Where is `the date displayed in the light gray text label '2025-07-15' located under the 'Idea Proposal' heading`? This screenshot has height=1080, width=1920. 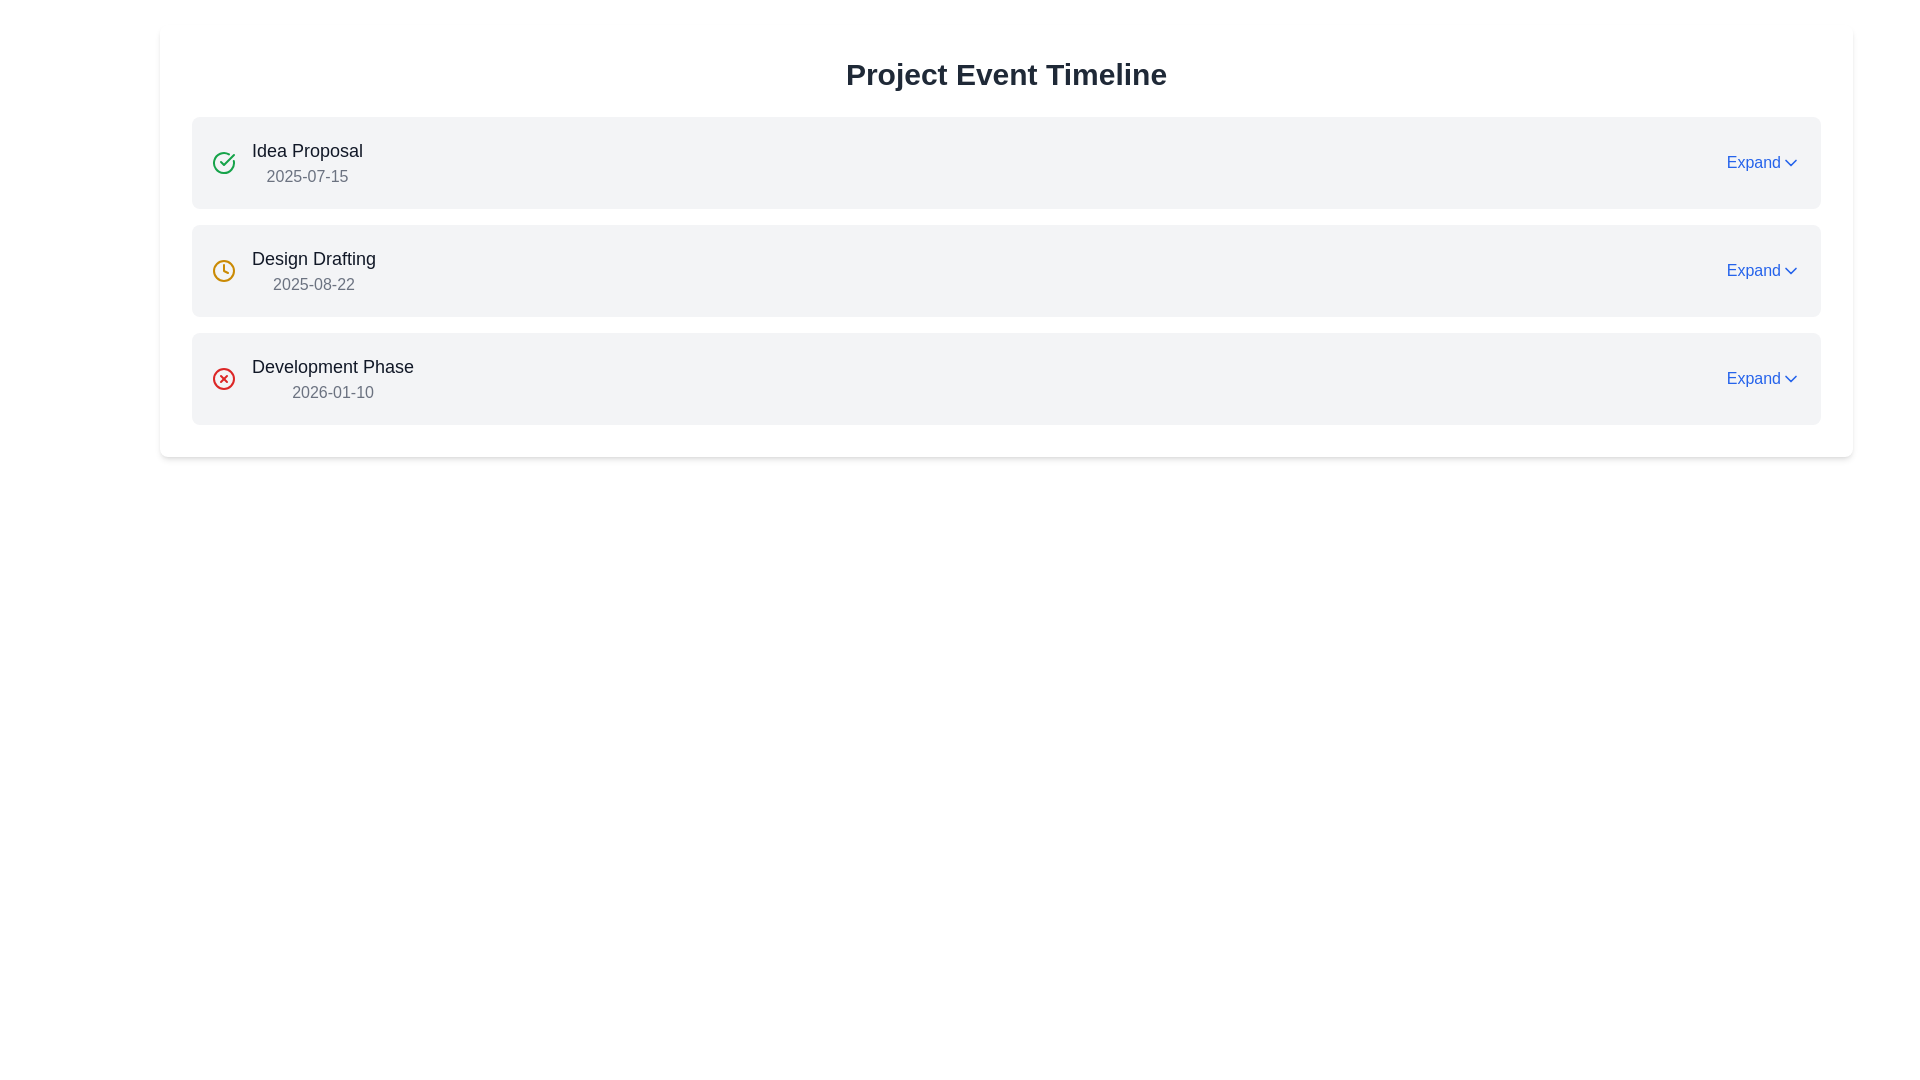
the date displayed in the light gray text label '2025-07-15' located under the 'Idea Proposal' heading is located at coordinates (306, 175).